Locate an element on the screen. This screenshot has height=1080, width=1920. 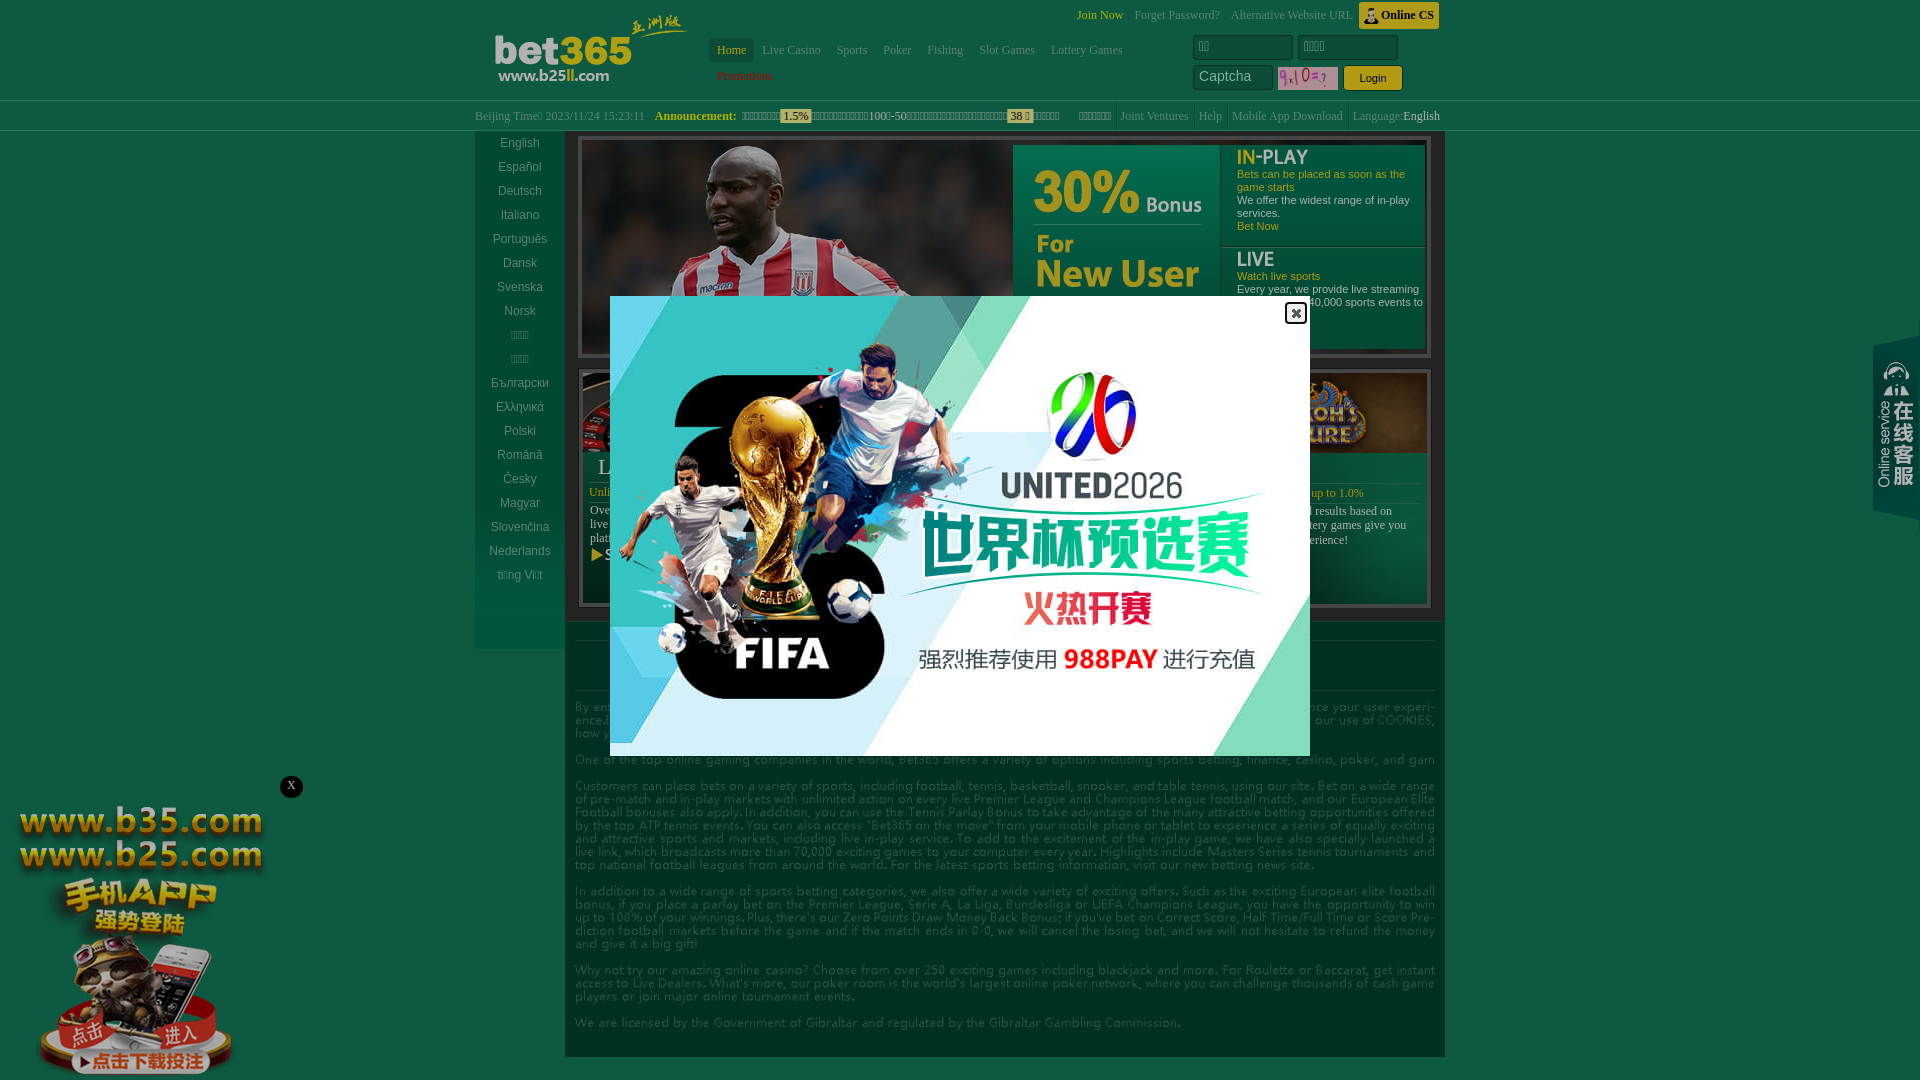
'Dansk' is located at coordinates (519, 261).